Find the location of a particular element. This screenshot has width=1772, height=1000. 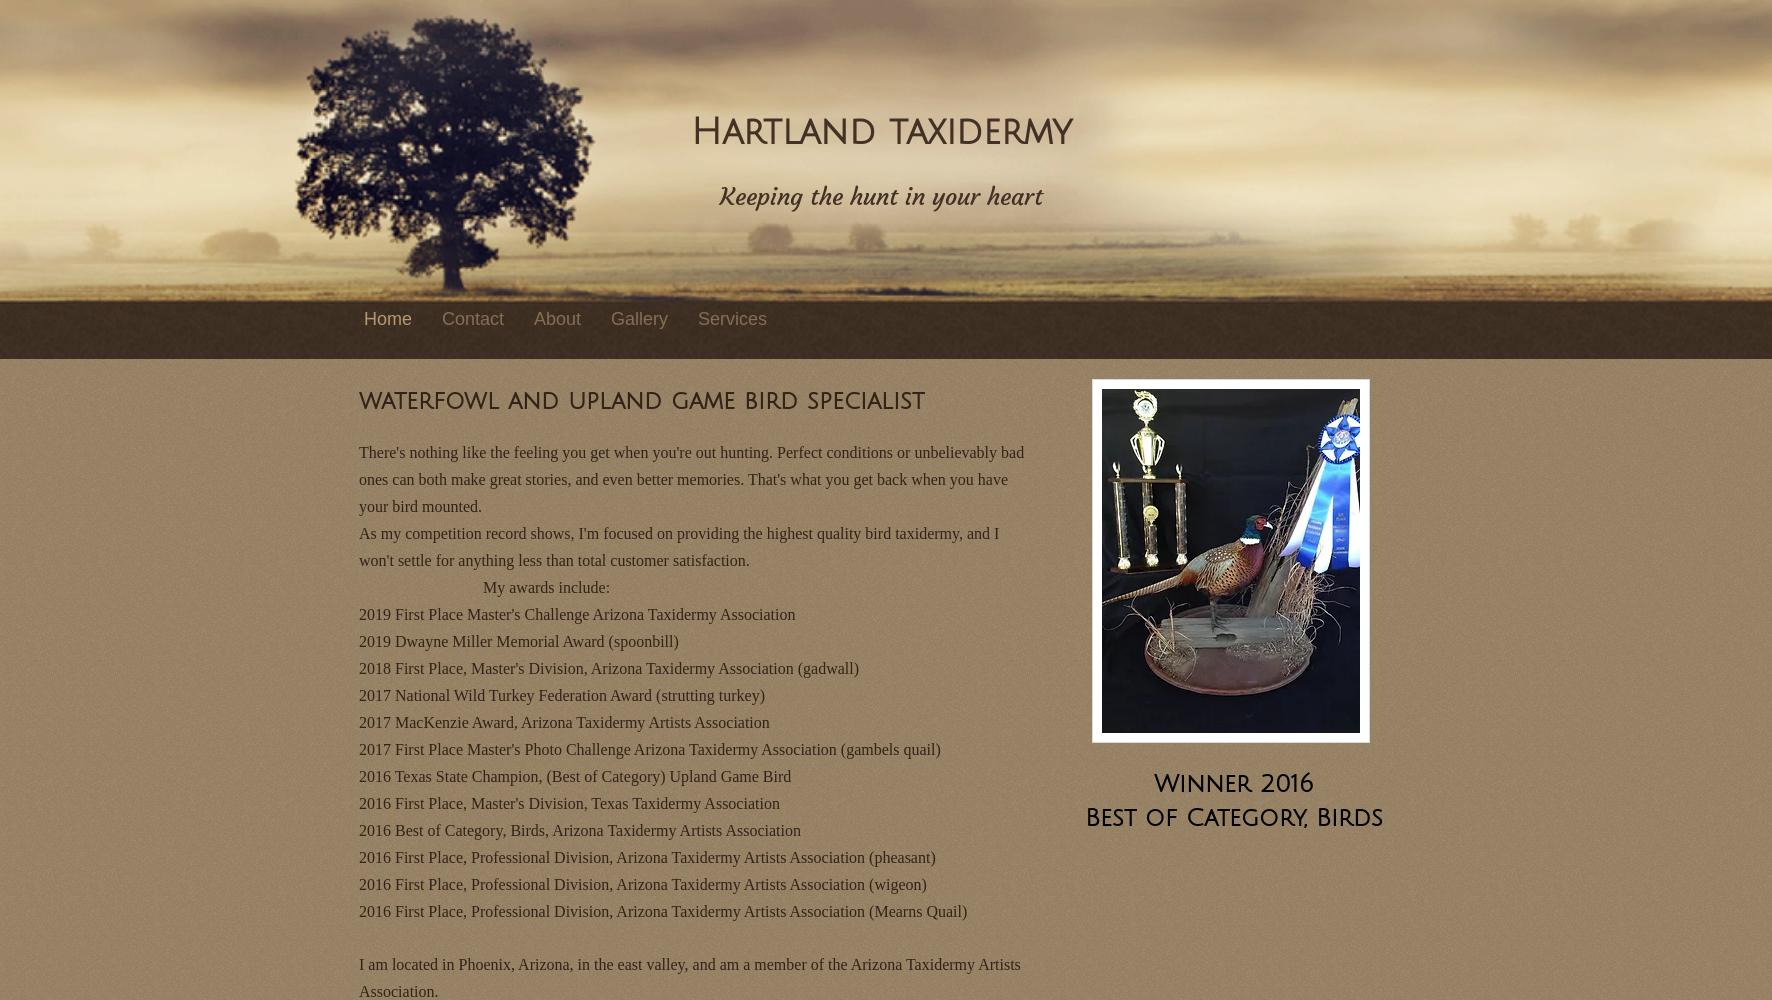

'Keeping the hunt in your heart' is located at coordinates (881, 195).